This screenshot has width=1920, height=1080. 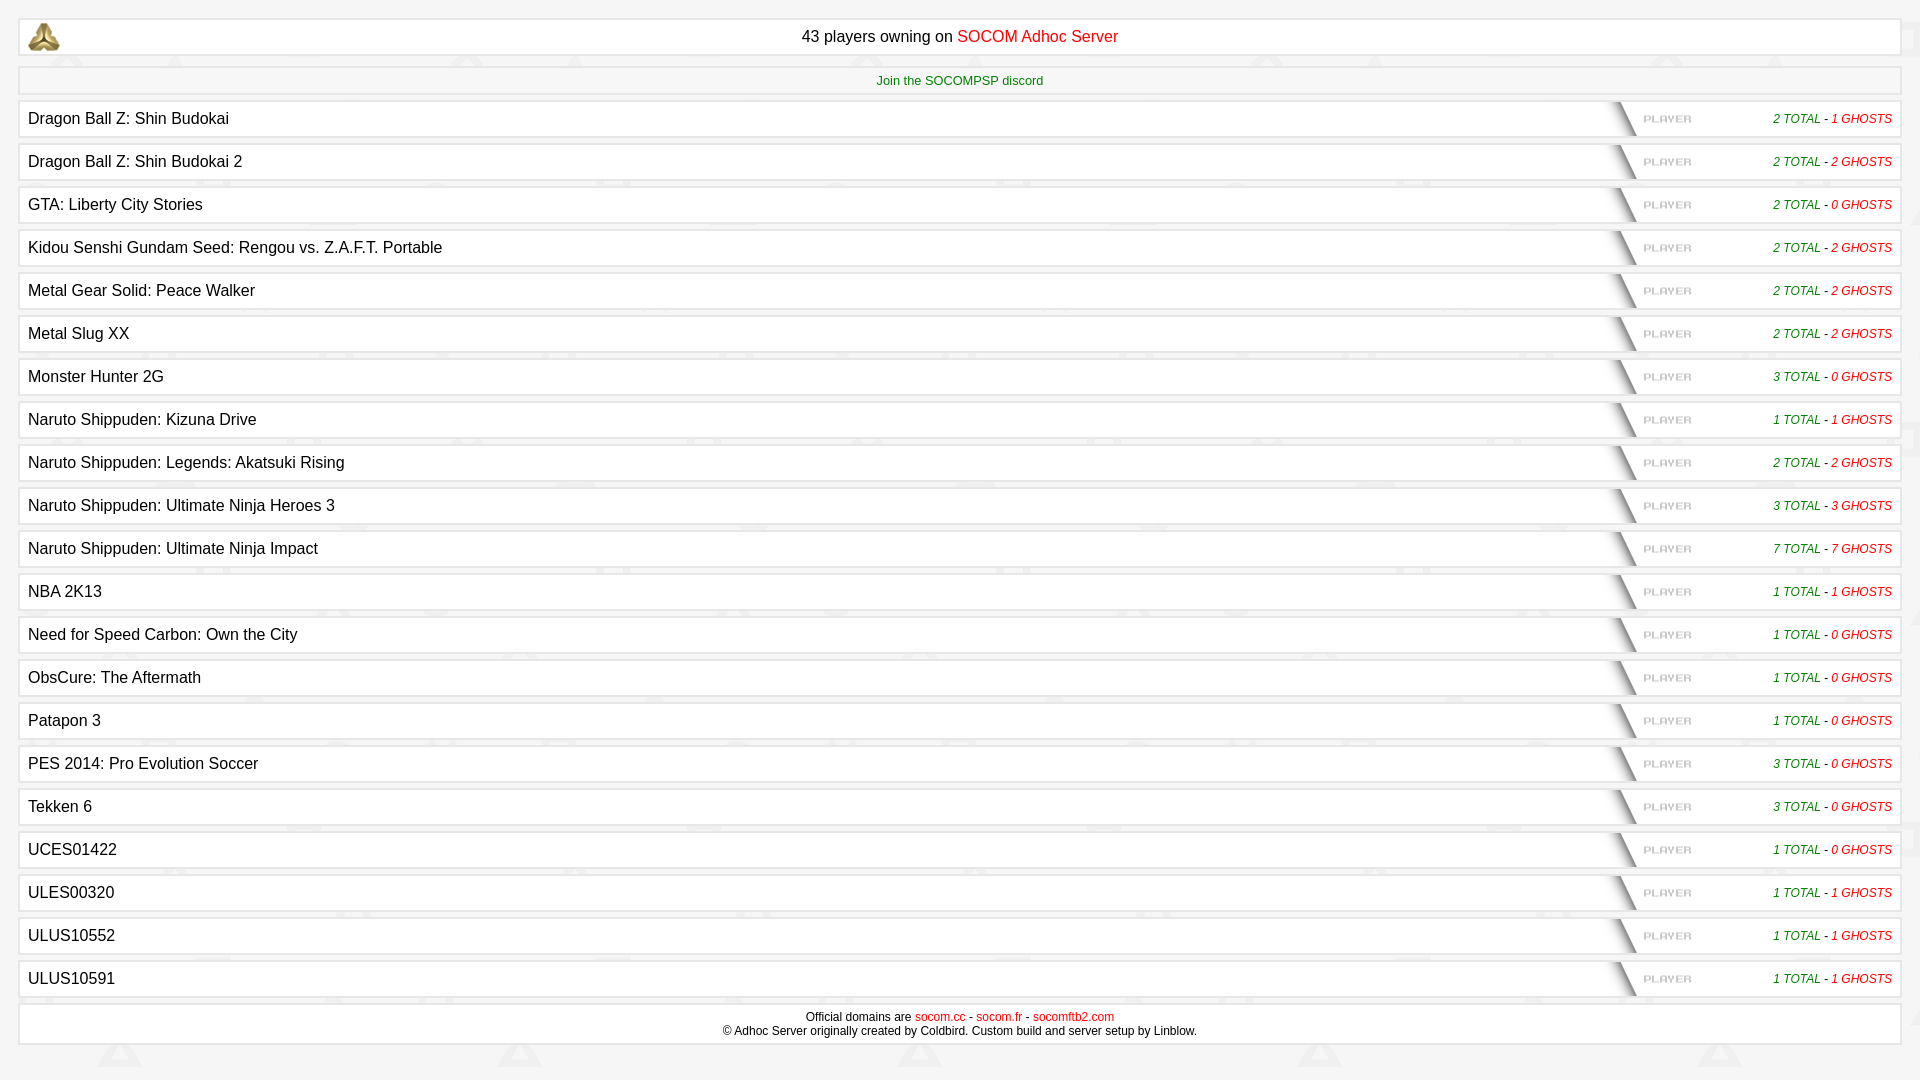 What do you see at coordinates (1037, 36) in the screenshot?
I see `'SOCOM Adhoc Server'` at bounding box center [1037, 36].